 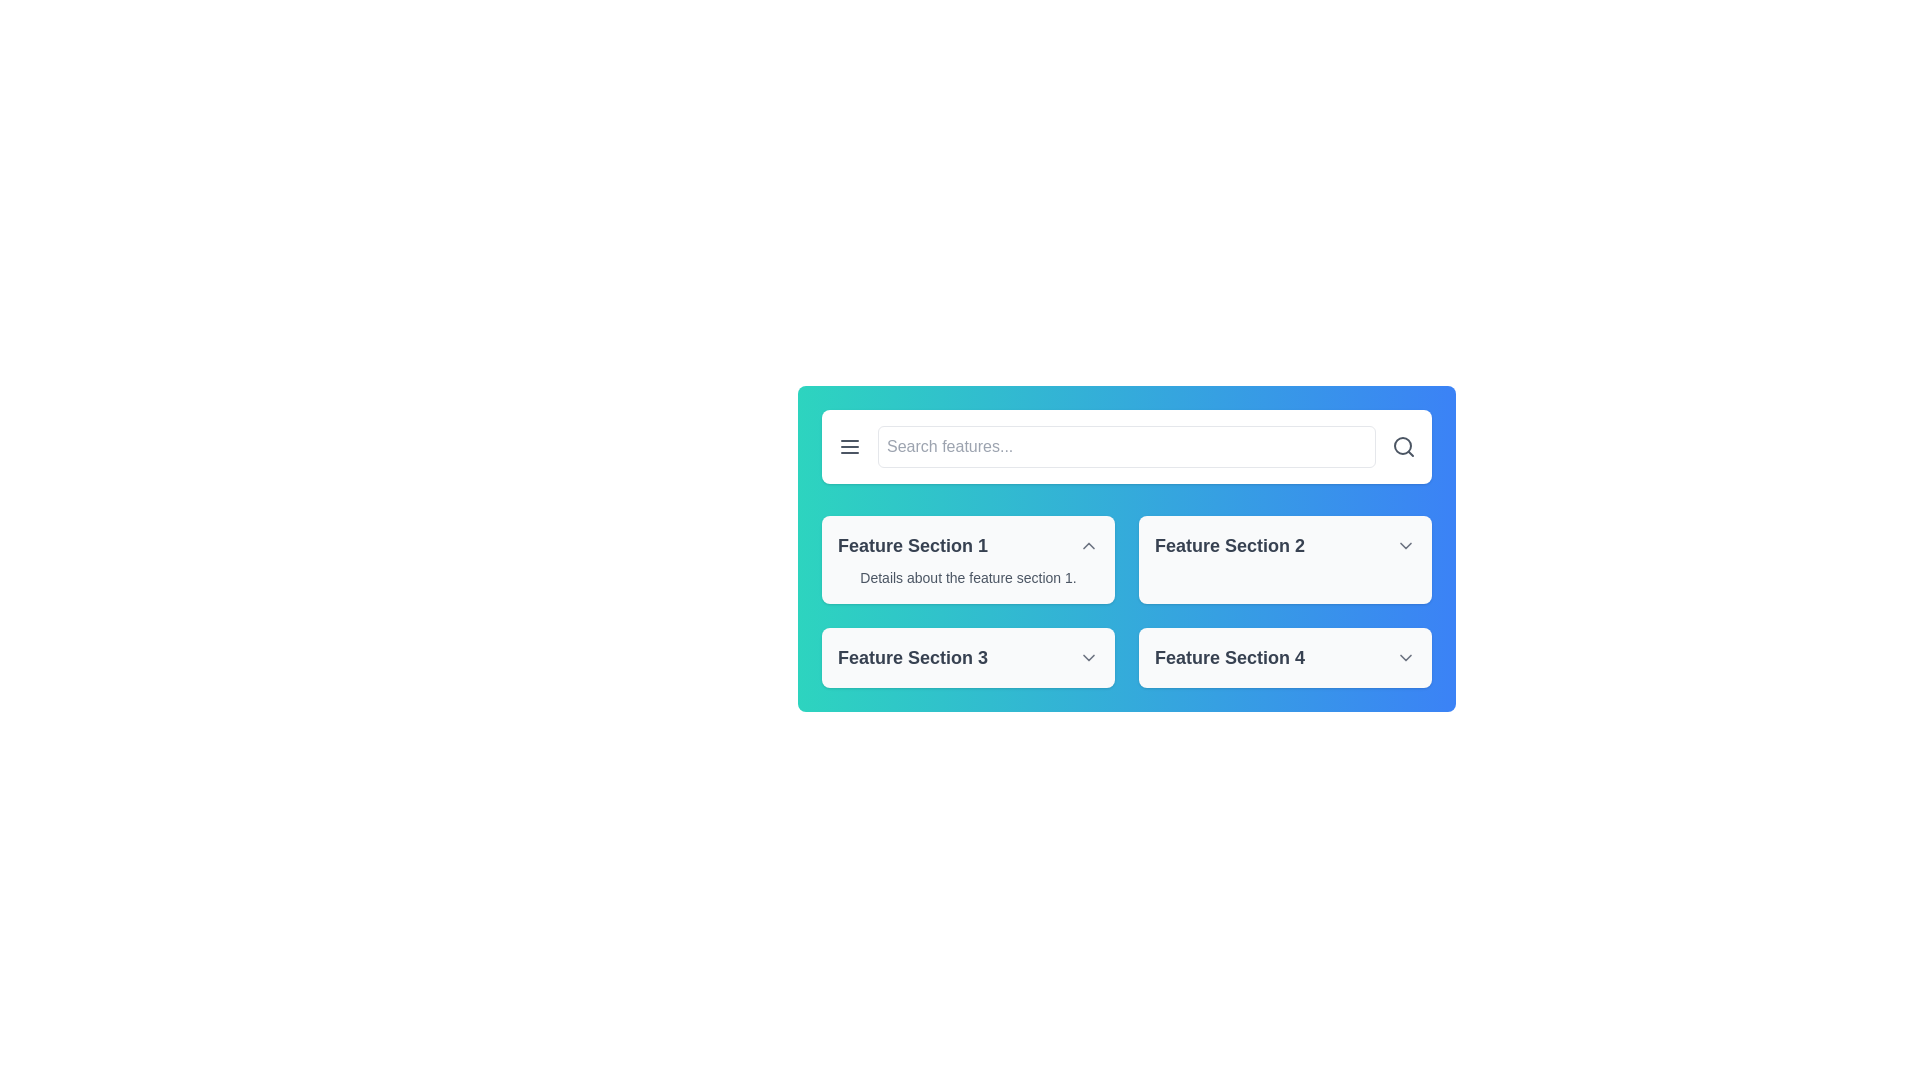 I want to click on the informational text block located below the title of 'Feature Section 1' within its card in the top-left quadrant of the interface, so click(x=968, y=578).